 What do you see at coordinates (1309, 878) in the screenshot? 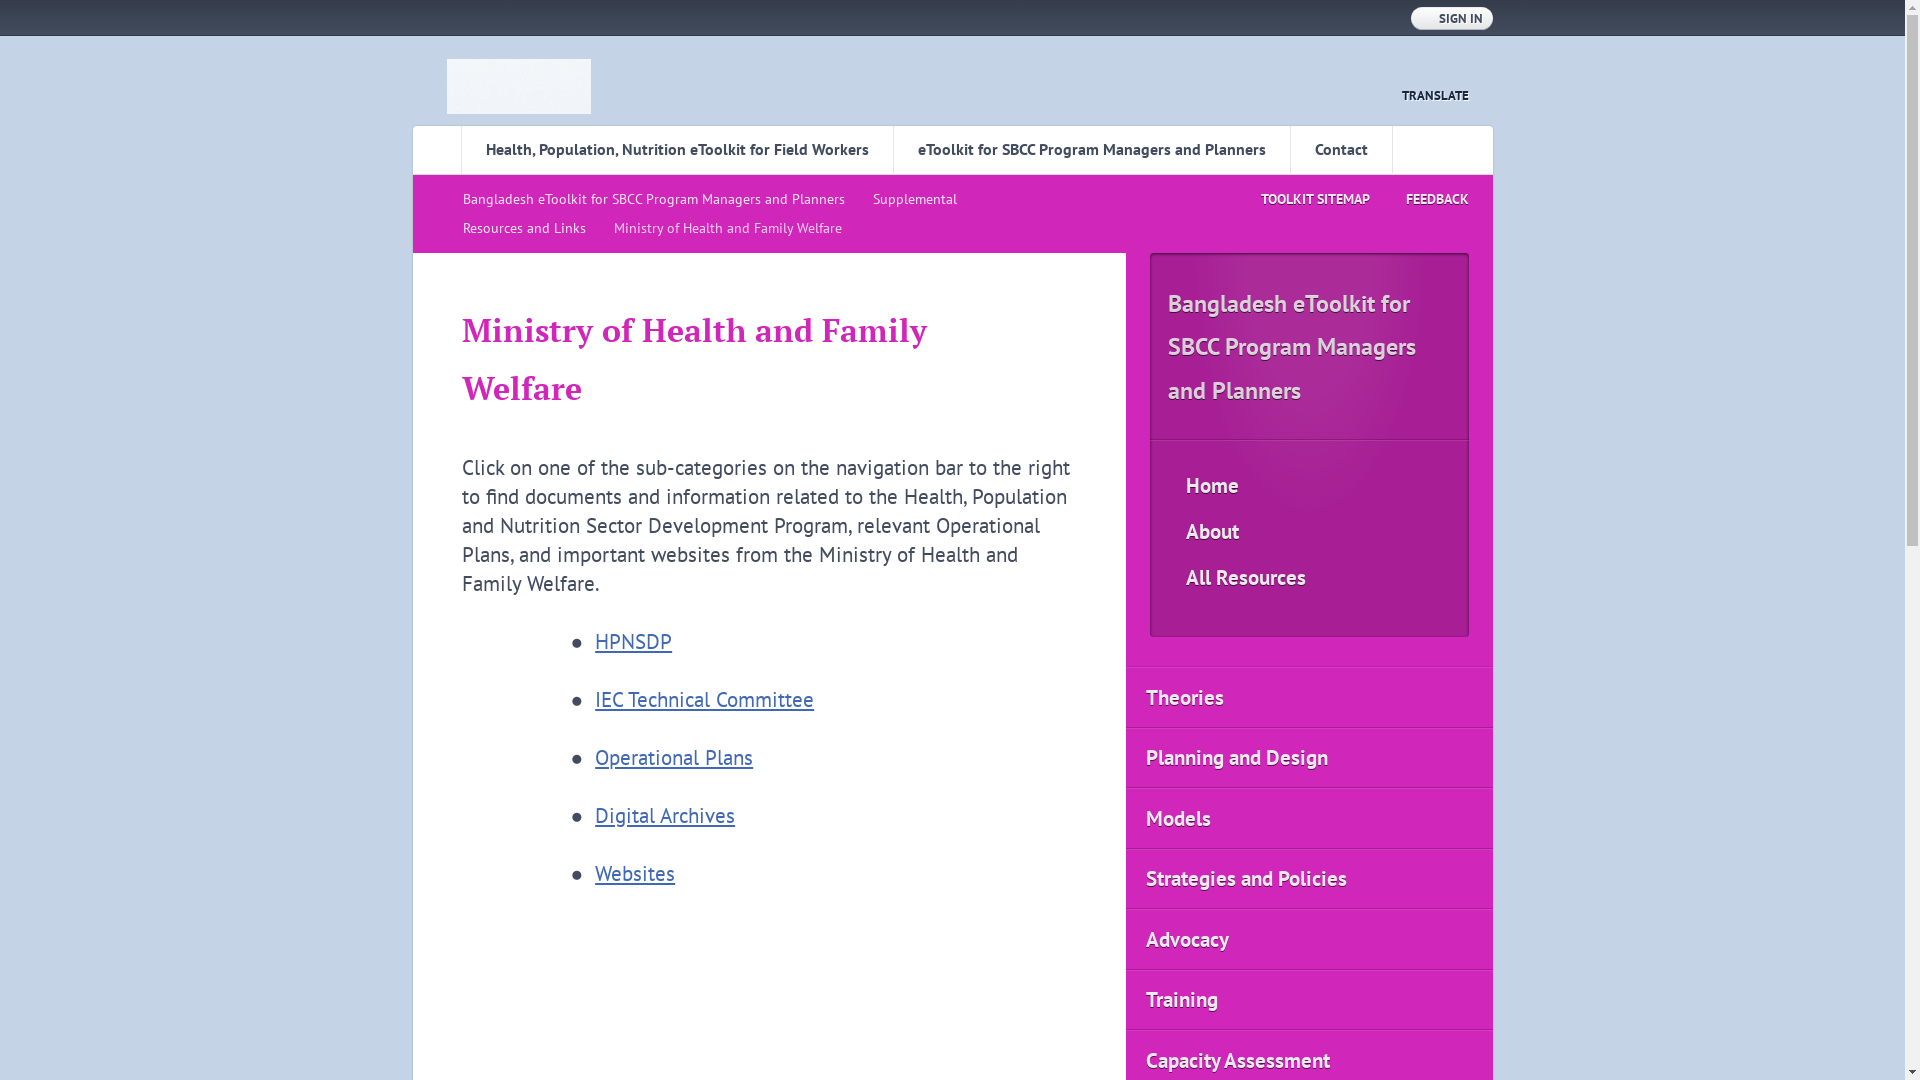
I see `'Strategies and Policies'` at bounding box center [1309, 878].